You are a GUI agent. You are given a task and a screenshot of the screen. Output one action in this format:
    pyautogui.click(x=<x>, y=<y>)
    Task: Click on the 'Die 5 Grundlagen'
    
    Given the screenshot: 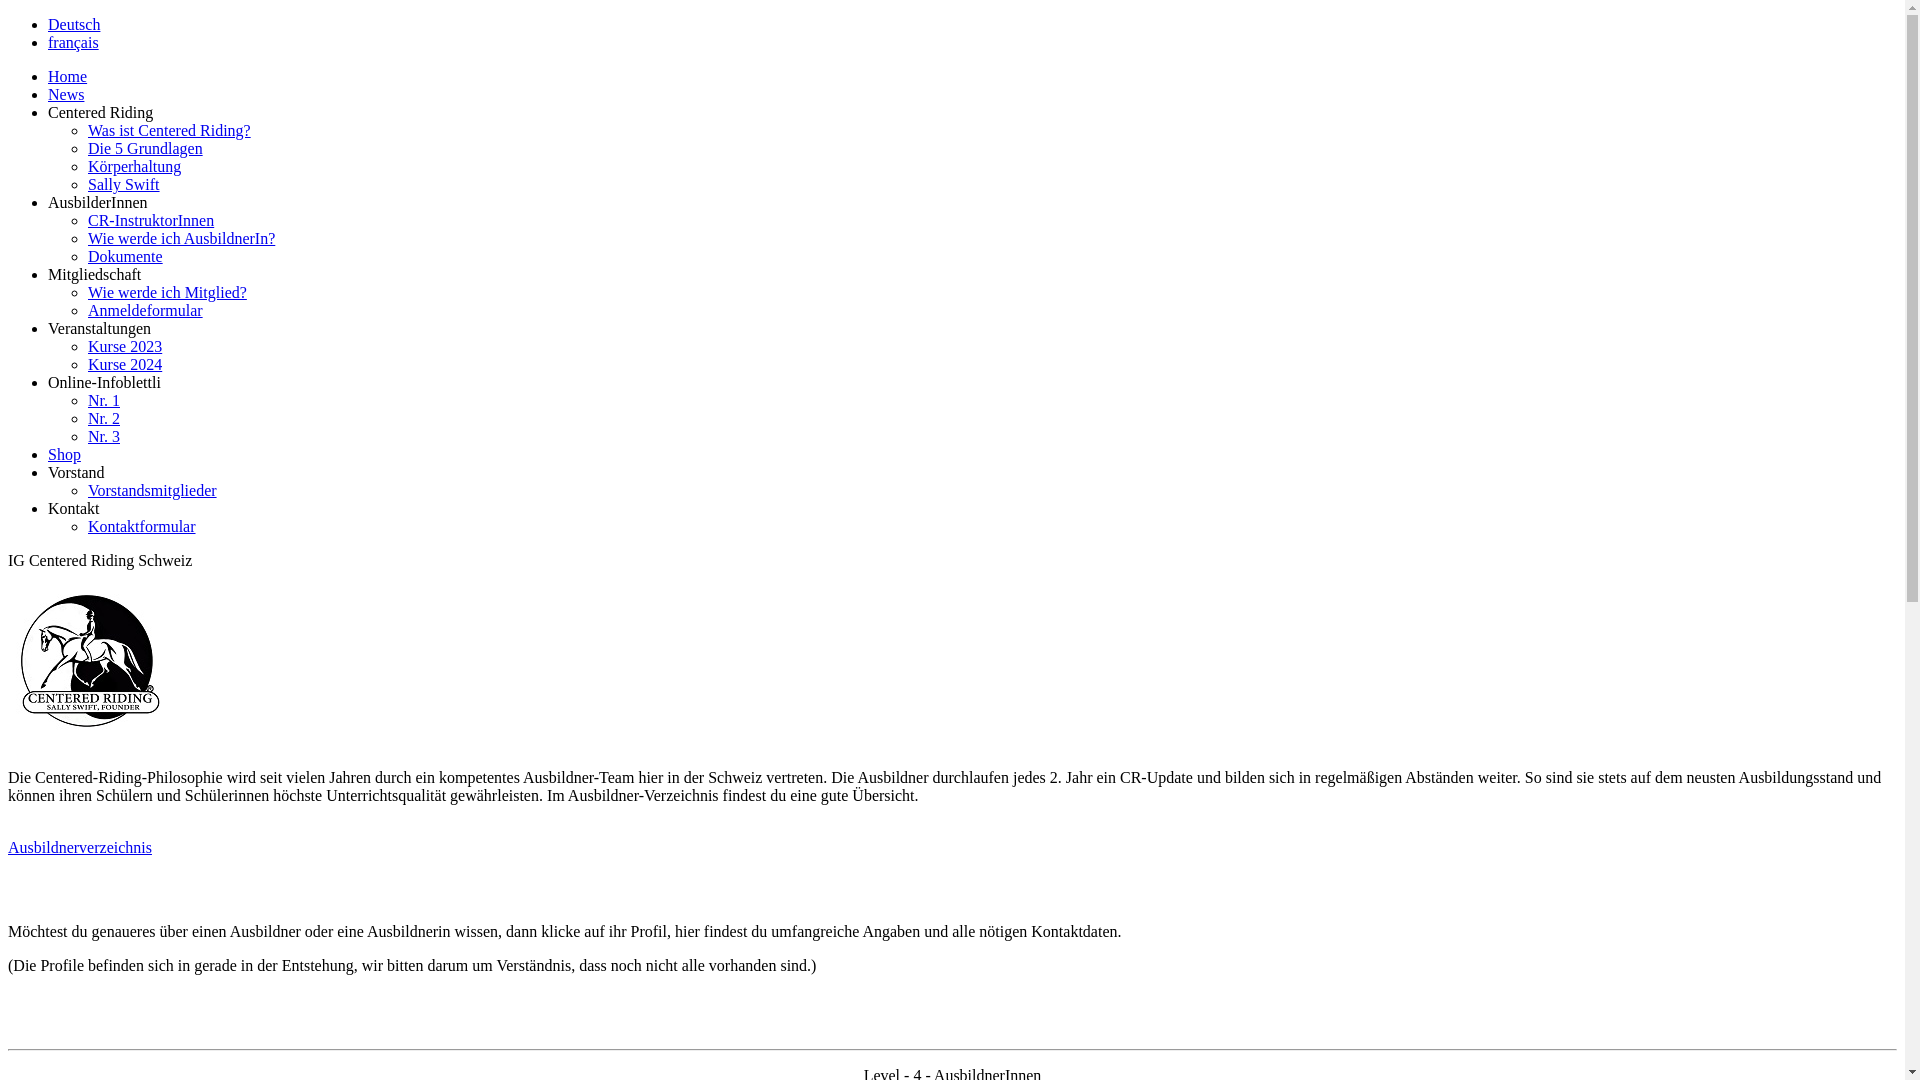 What is the action you would take?
    pyautogui.click(x=86, y=147)
    